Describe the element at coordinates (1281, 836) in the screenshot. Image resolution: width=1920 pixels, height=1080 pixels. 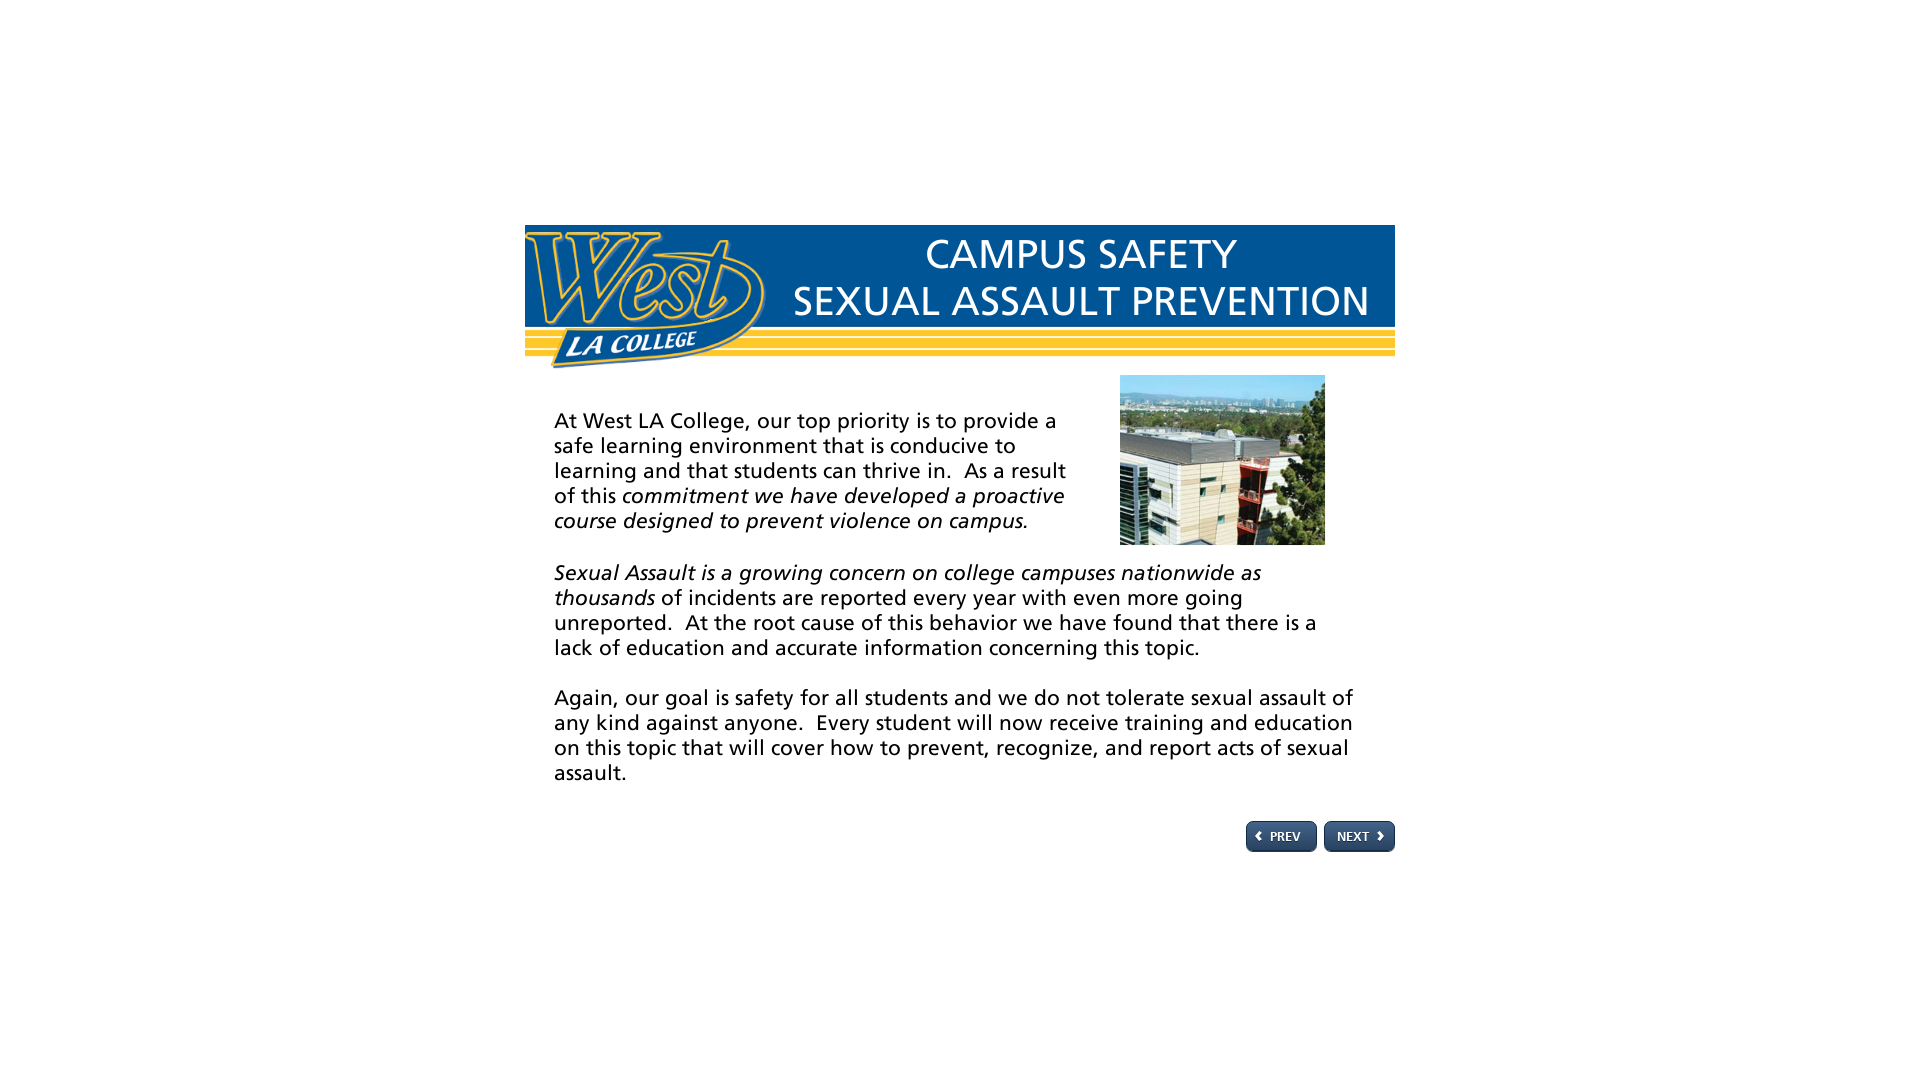
I see `'PREV'` at that location.